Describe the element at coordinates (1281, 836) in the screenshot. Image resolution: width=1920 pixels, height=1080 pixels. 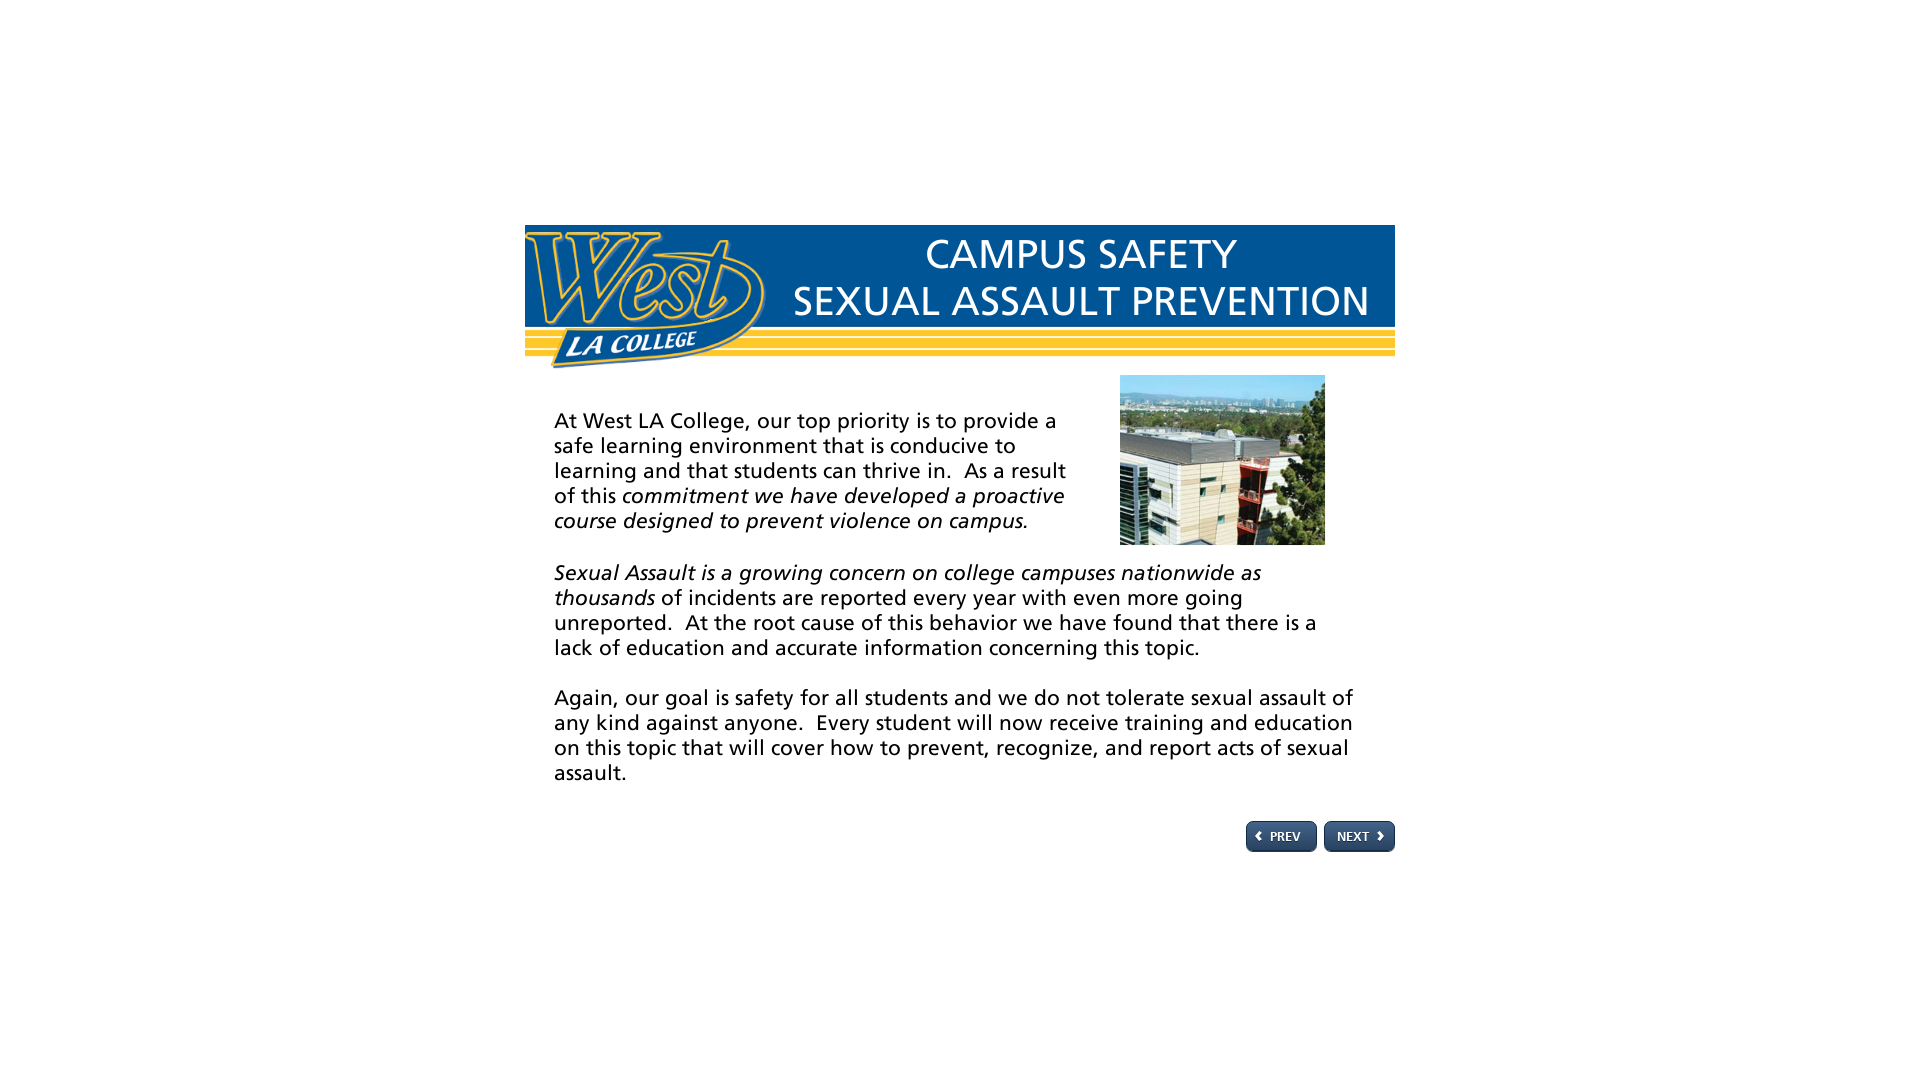
I see `'PREV'` at that location.